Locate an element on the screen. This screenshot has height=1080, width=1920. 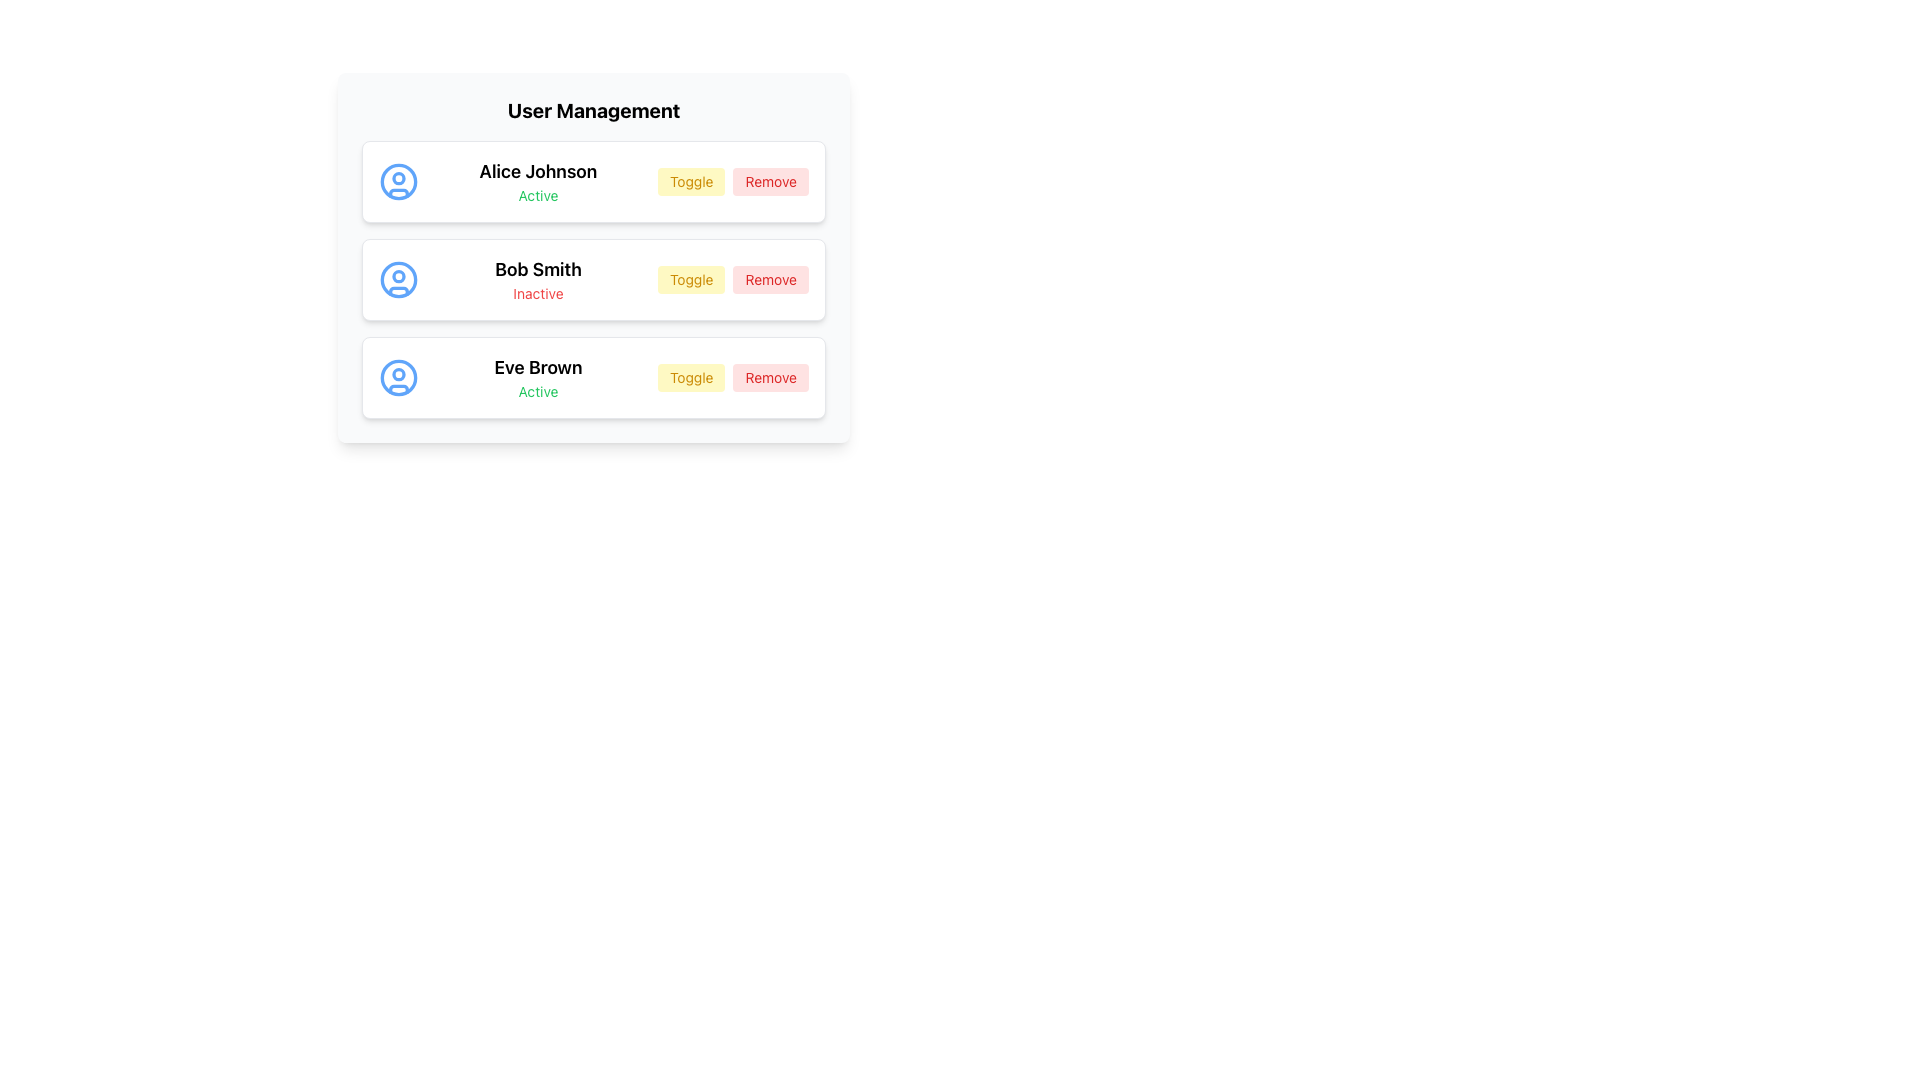
the 'Toggle' button to change the state of user 'Eve Brown' from Active to Inactive or vice versa is located at coordinates (691, 378).